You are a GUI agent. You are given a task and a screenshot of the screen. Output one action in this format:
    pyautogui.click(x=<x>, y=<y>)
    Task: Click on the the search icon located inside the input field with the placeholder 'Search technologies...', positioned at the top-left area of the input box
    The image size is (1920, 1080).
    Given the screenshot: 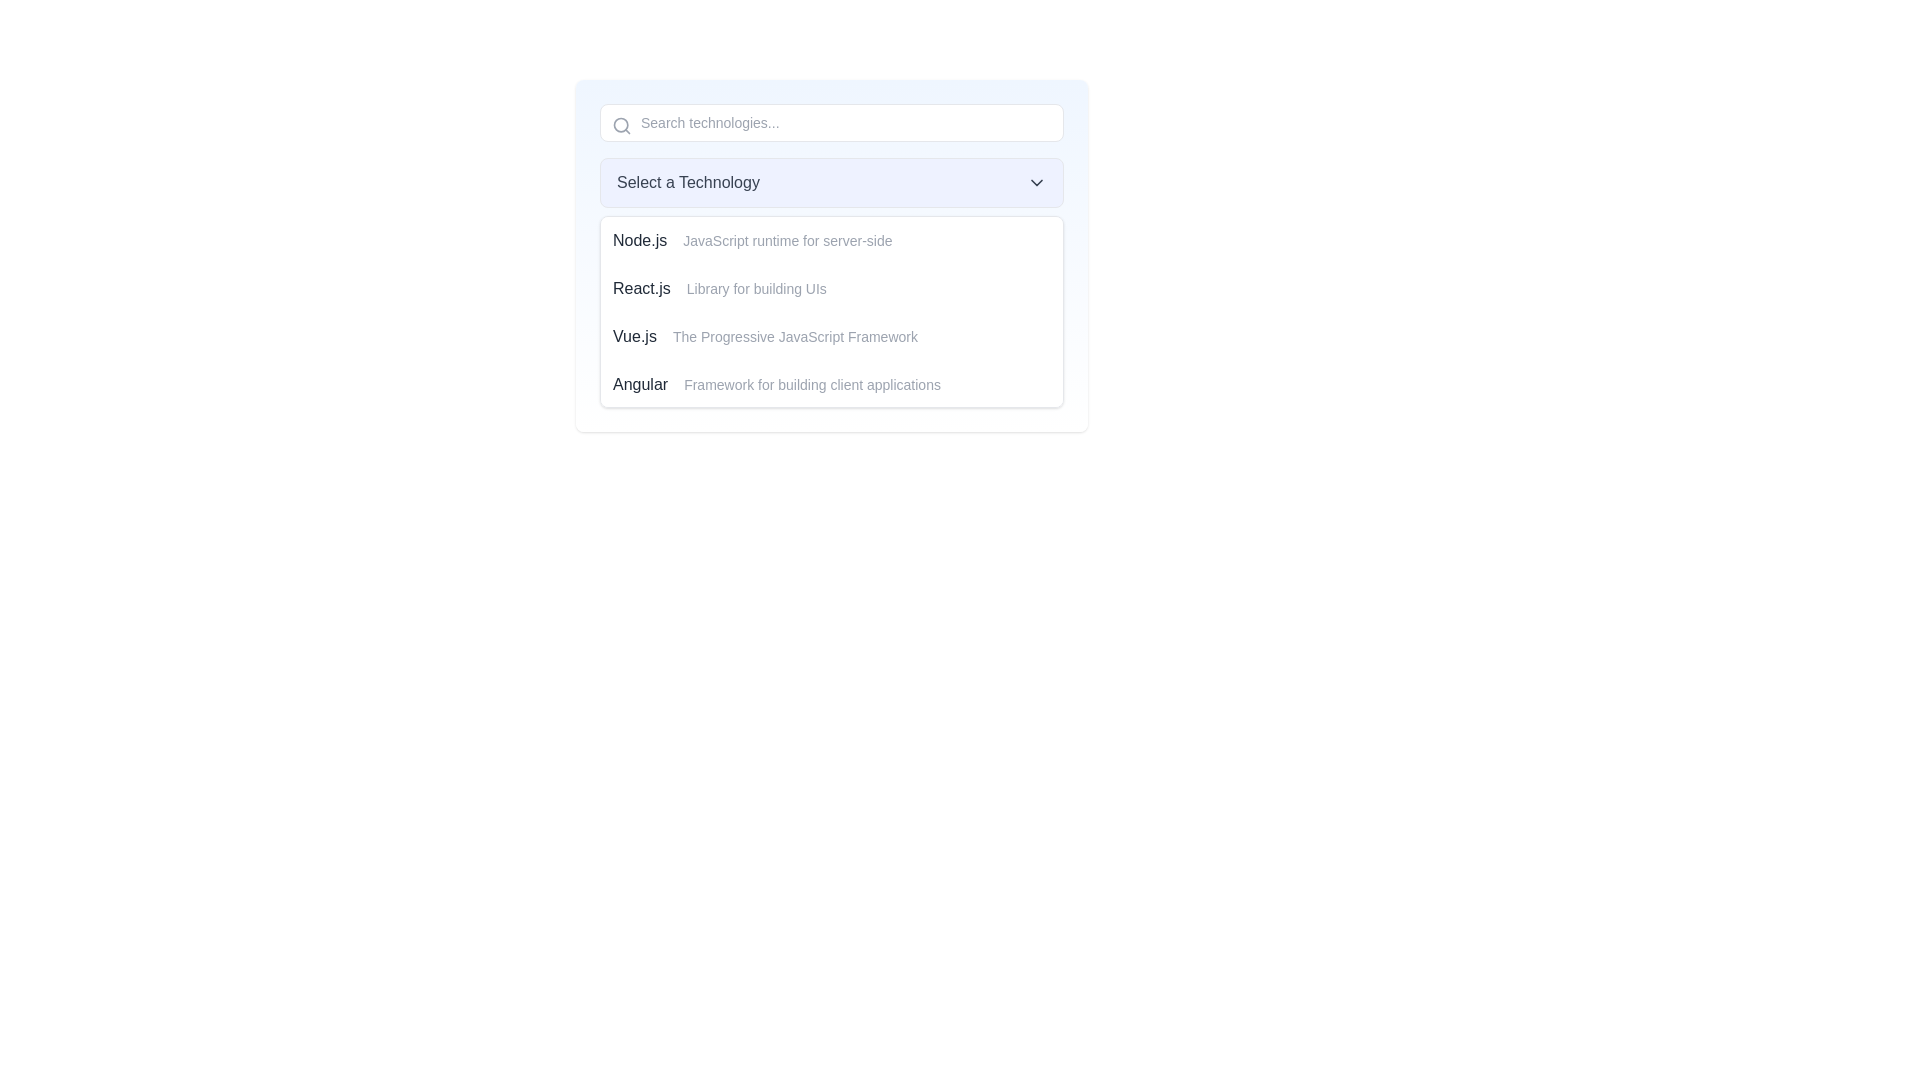 What is the action you would take?
    pyautogui.click(x=621, y=126)
    